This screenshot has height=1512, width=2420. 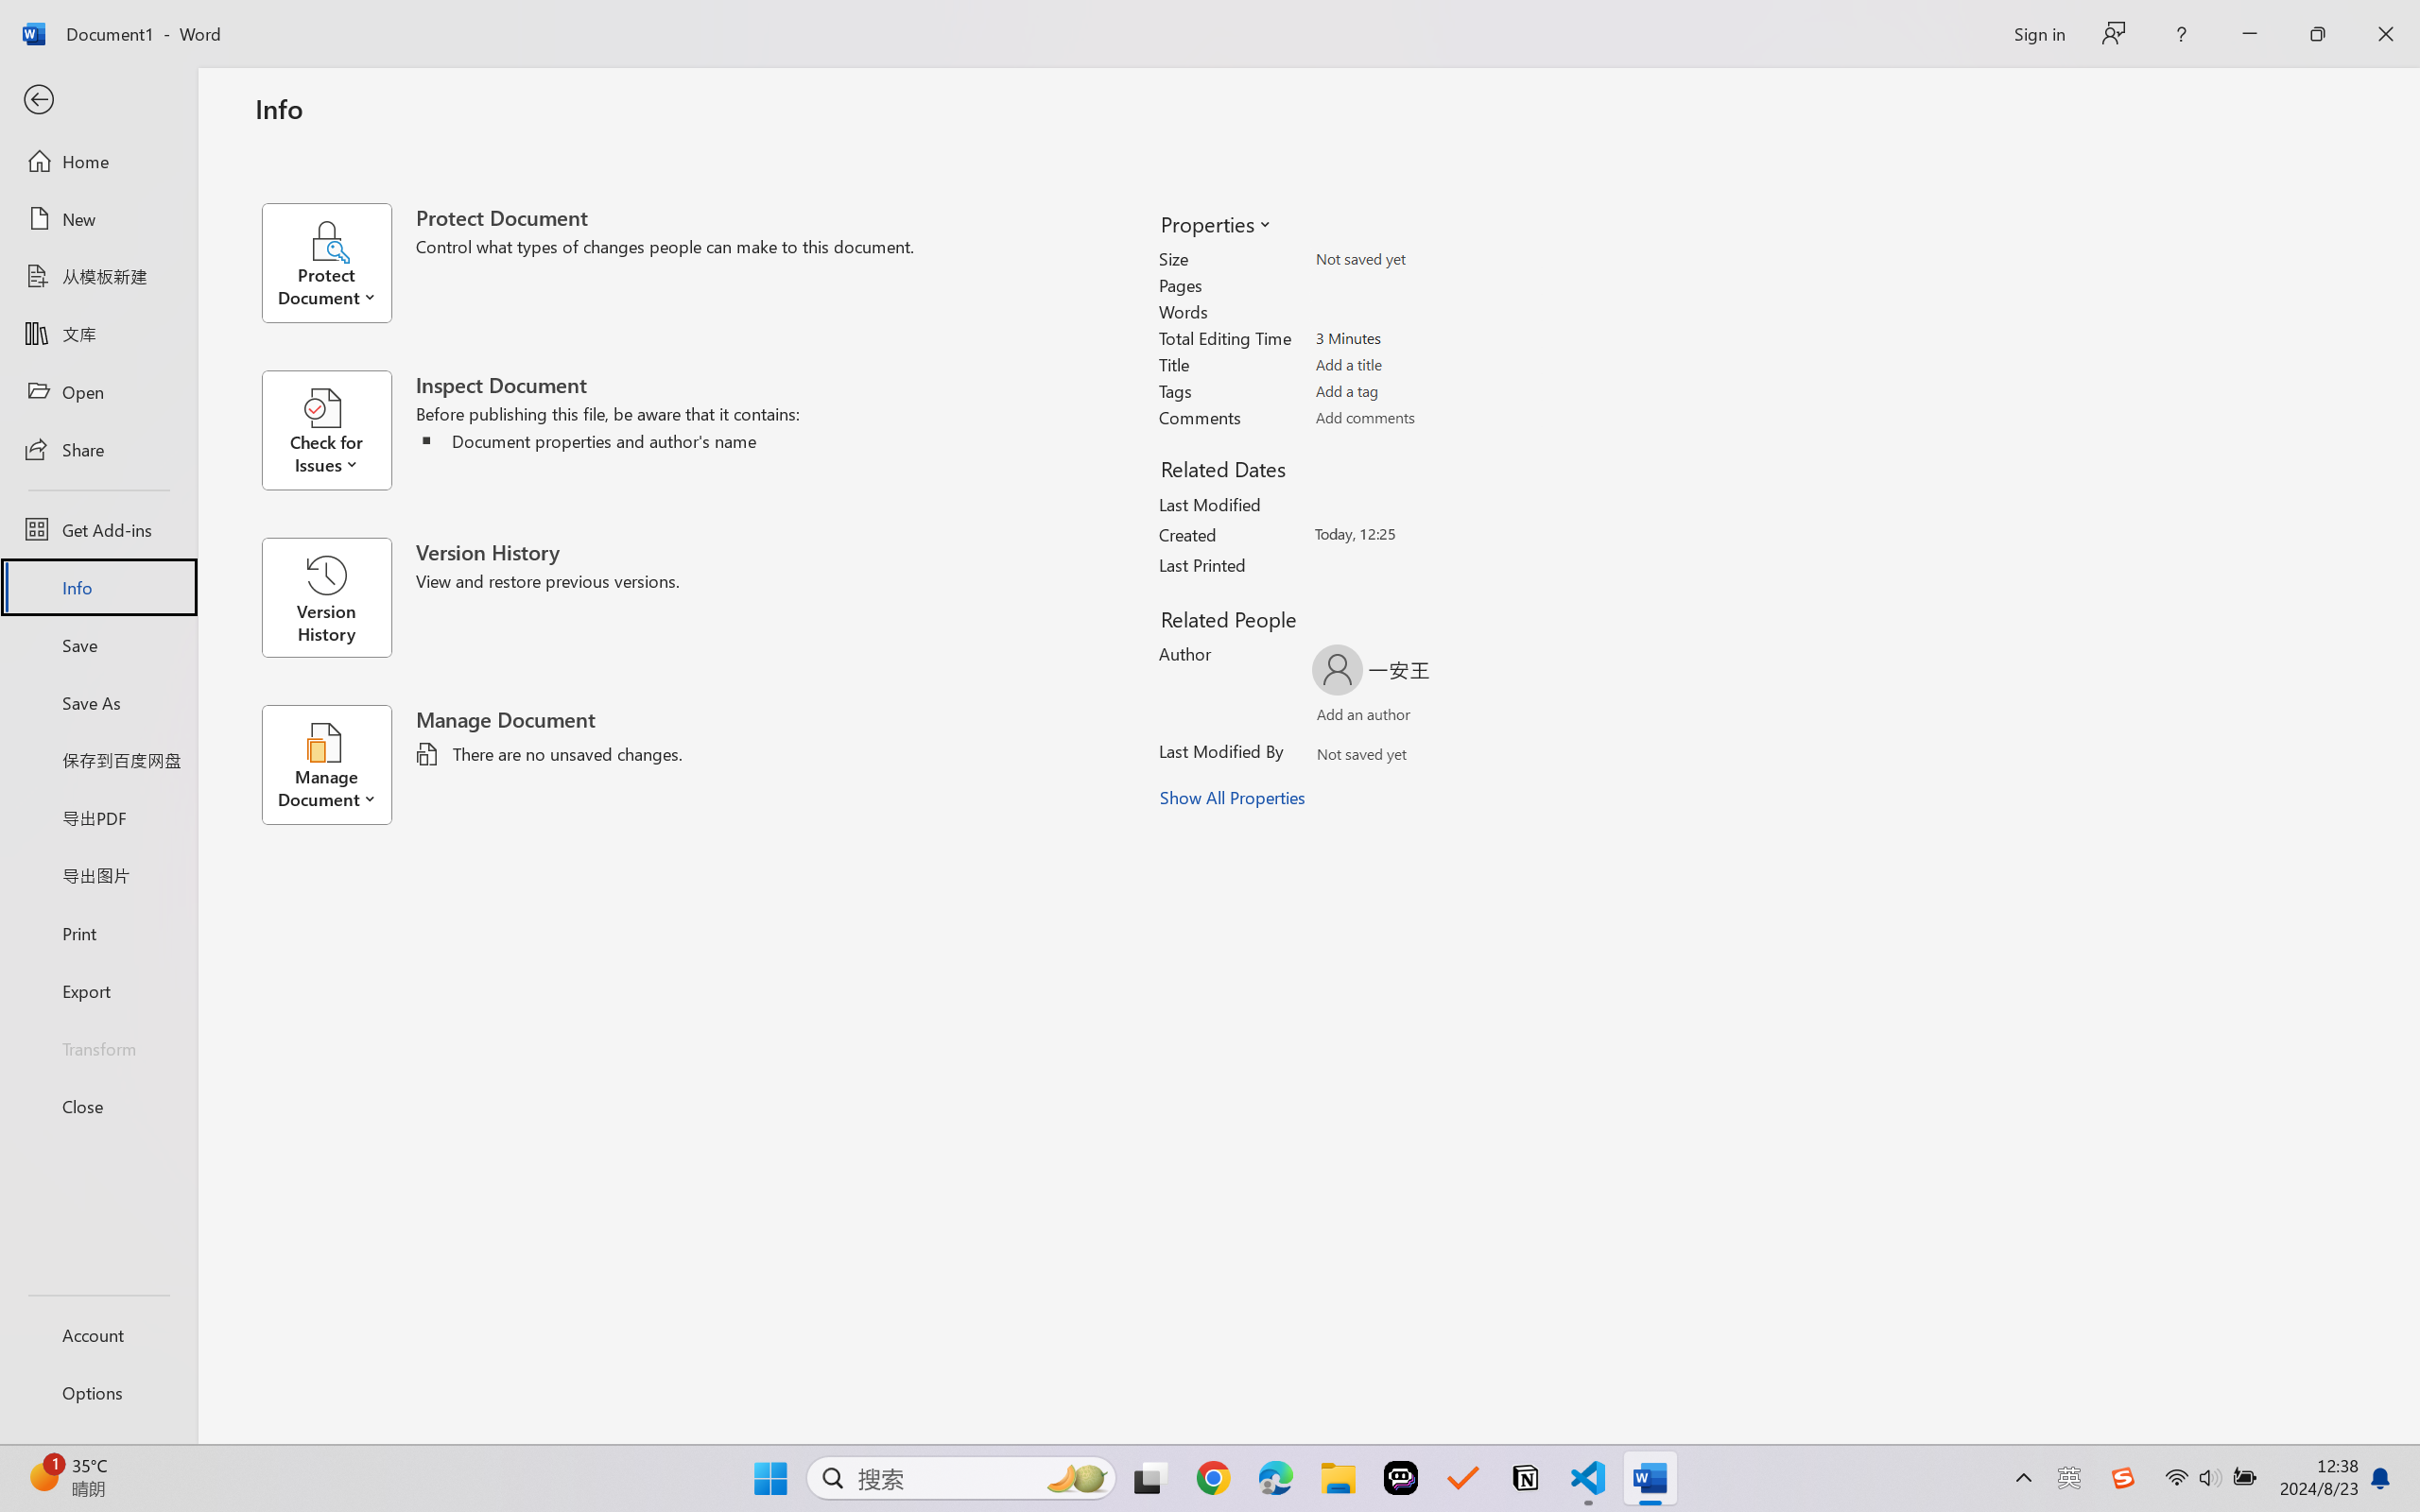 What do you see at coordinates (1396, 756) in the screenshot?
I see `'Verify Names'` at bounding box center [1396, 756].